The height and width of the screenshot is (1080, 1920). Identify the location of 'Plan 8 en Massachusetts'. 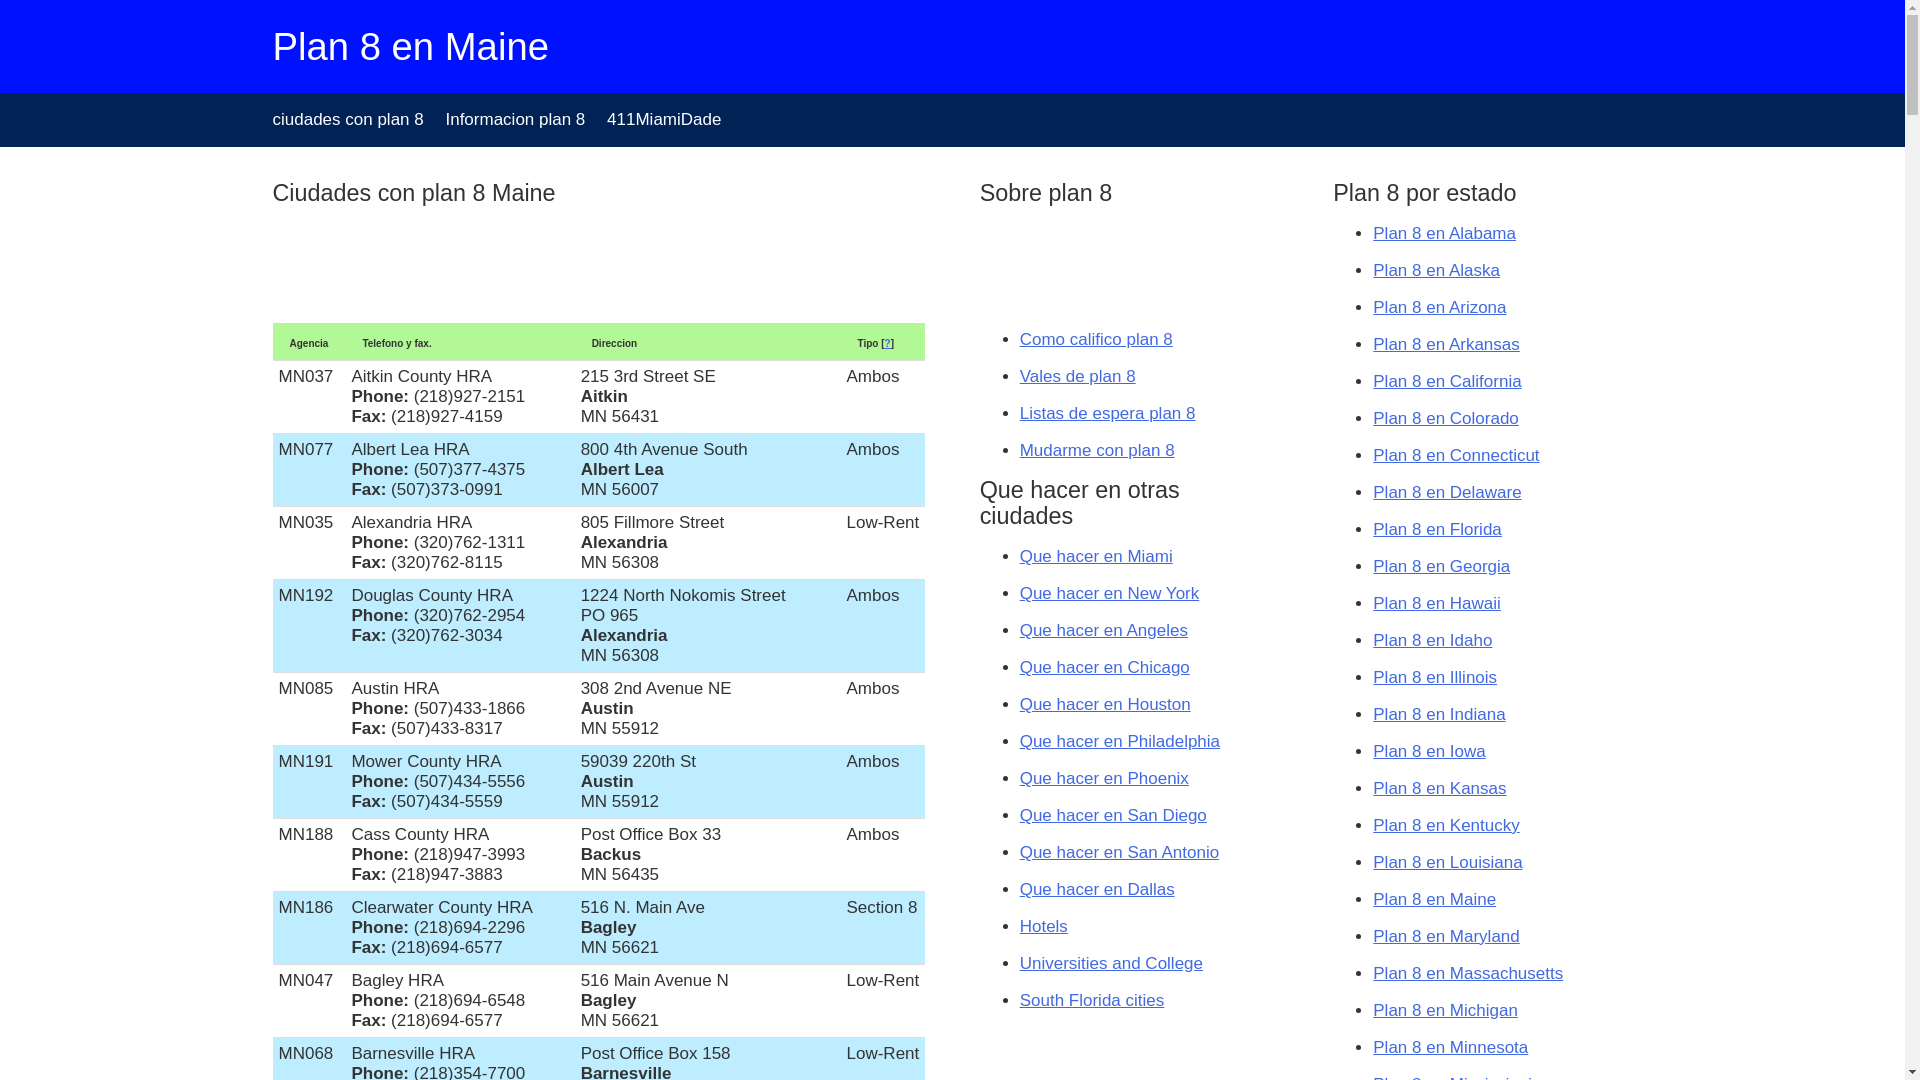
(1468, 972).